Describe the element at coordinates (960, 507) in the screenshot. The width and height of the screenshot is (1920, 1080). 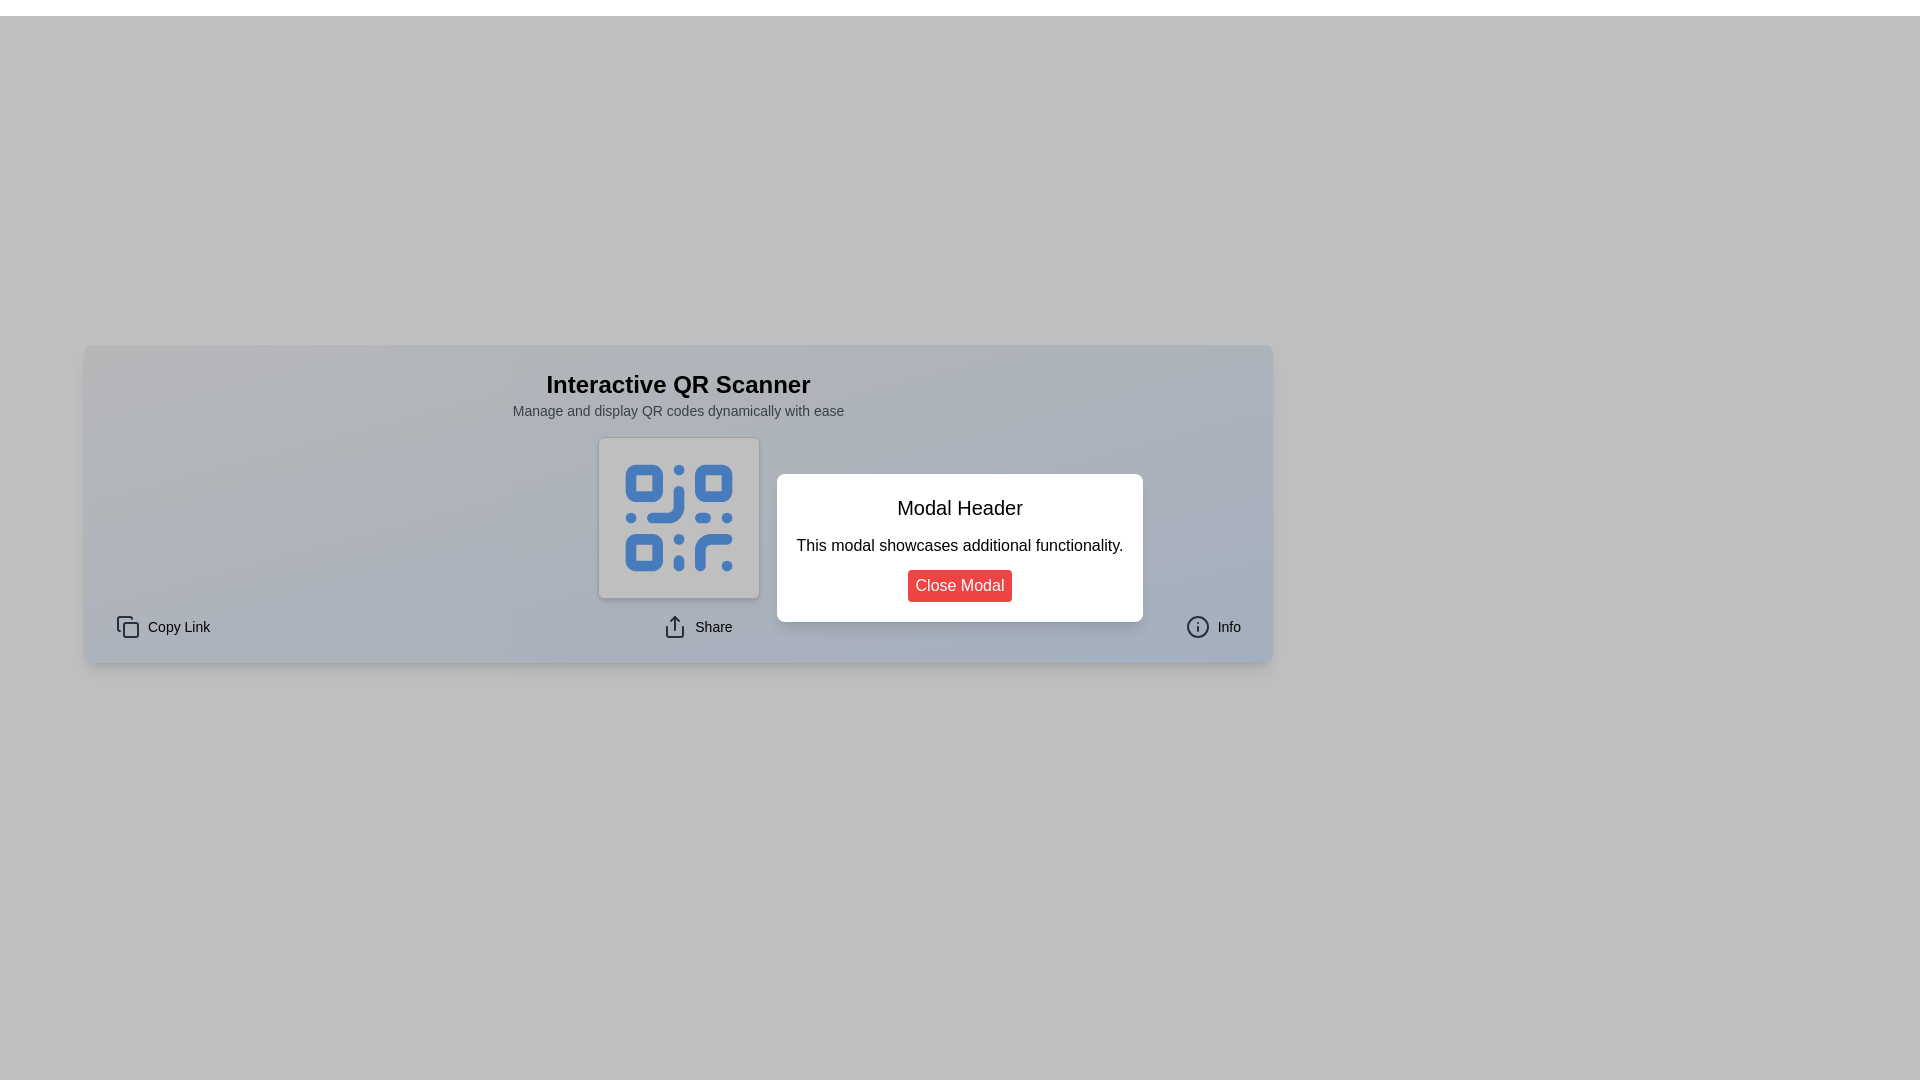
I see `the header text of the modal dialog, which provides context or a title for the modal's purpose` at that location.